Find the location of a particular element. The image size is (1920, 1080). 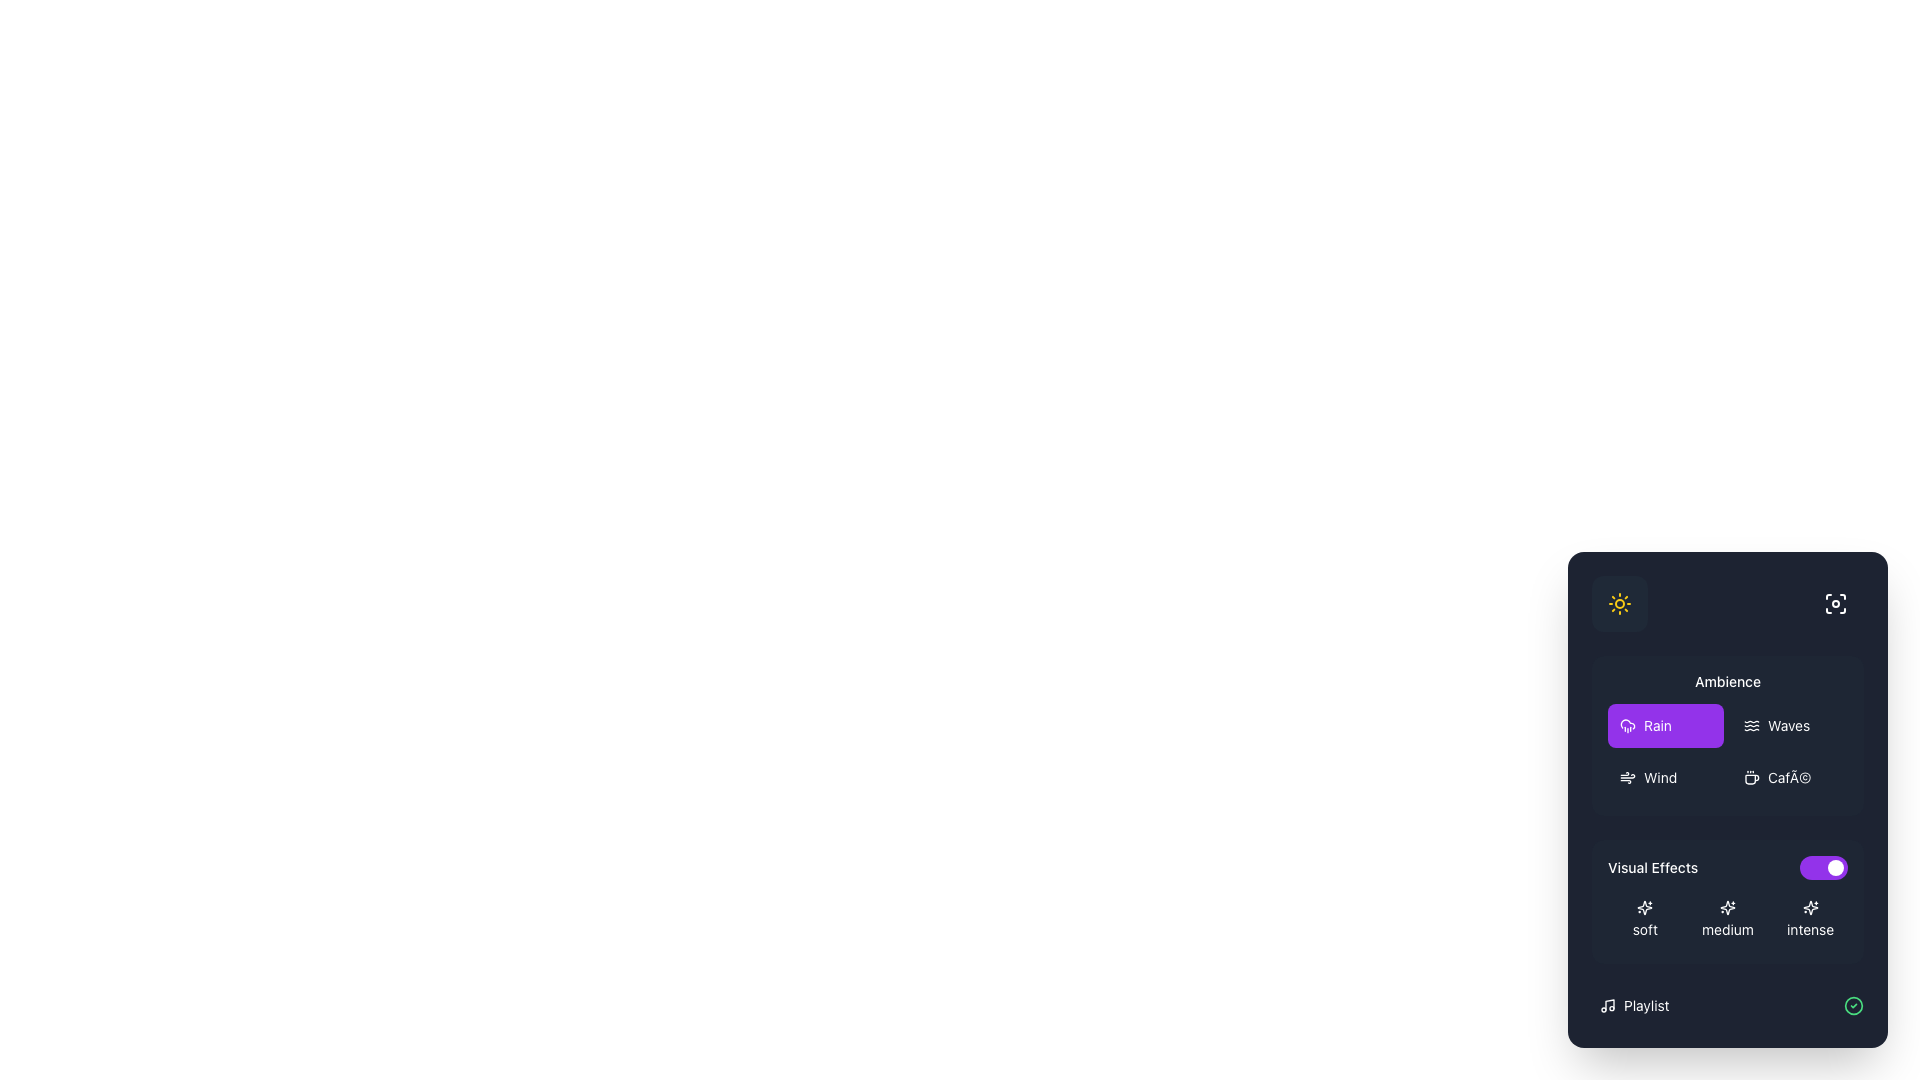

the 'intense' button, which is styled with a dark background and light-colored content is located at coordinates (1810, 920).